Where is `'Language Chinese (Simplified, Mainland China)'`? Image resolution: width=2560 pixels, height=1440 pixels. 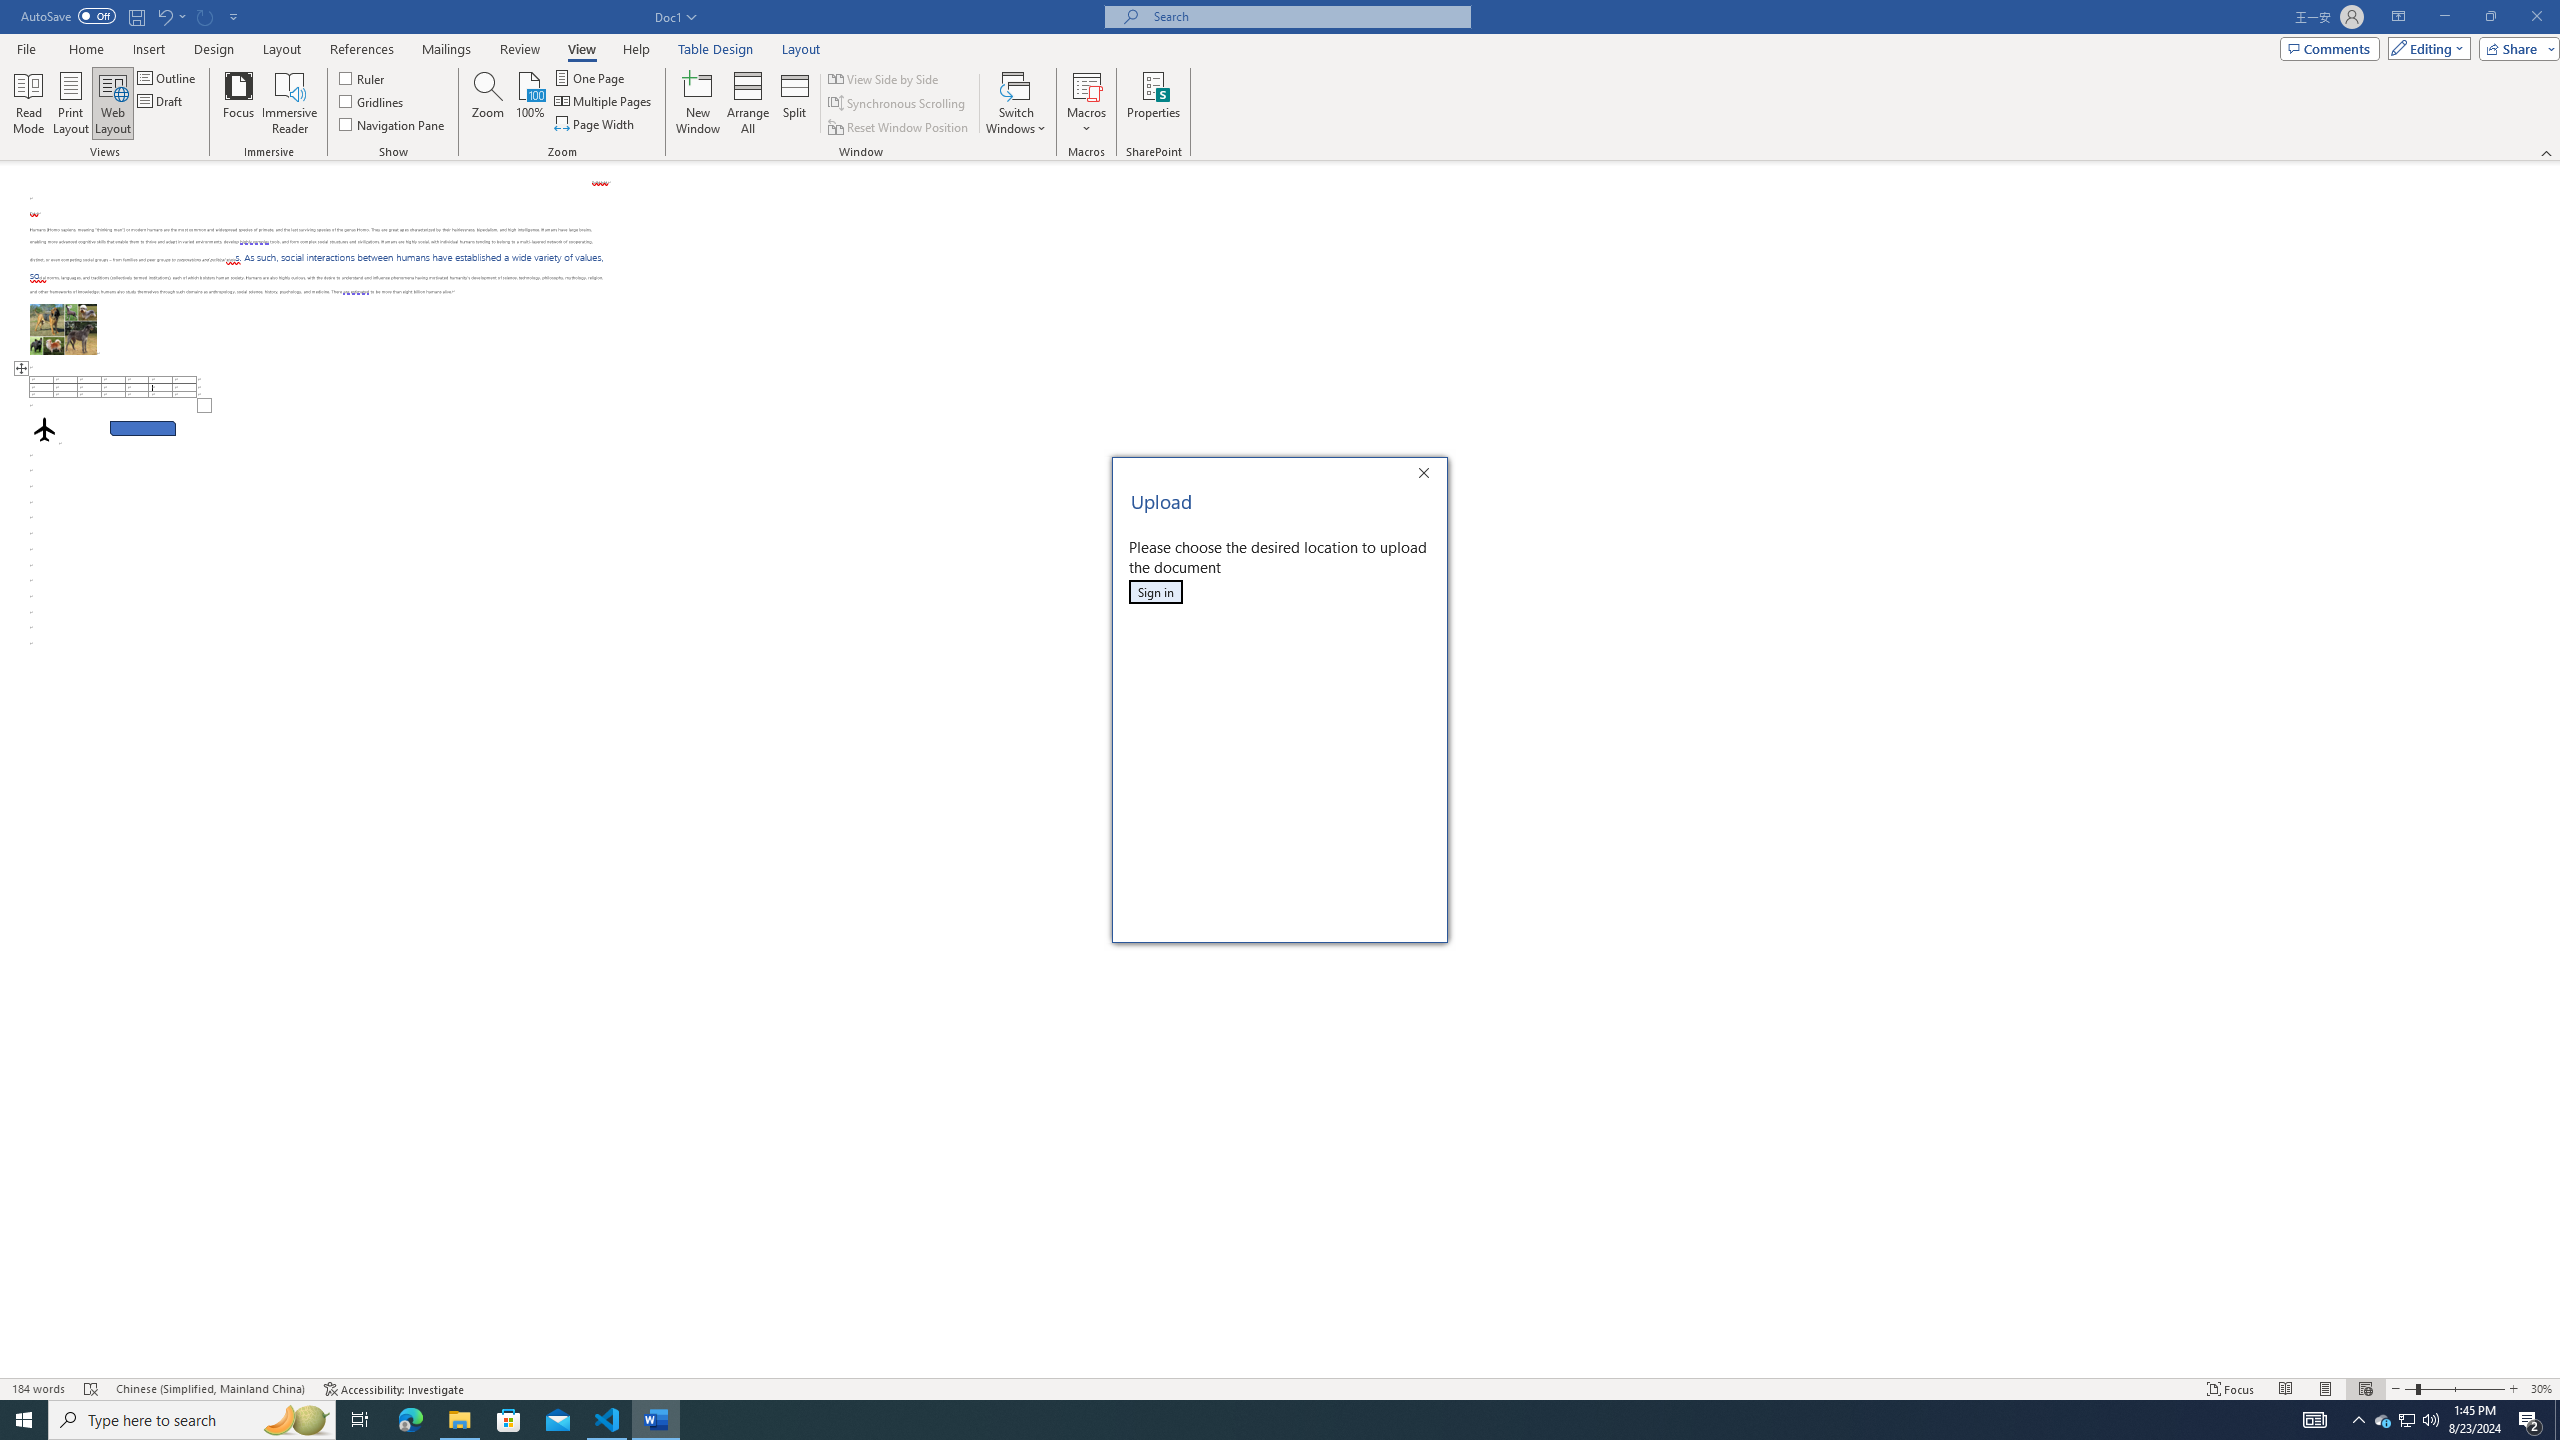 'Language Chinese (Simplified, Mainland China)' is located at coordinates (208, 1389).